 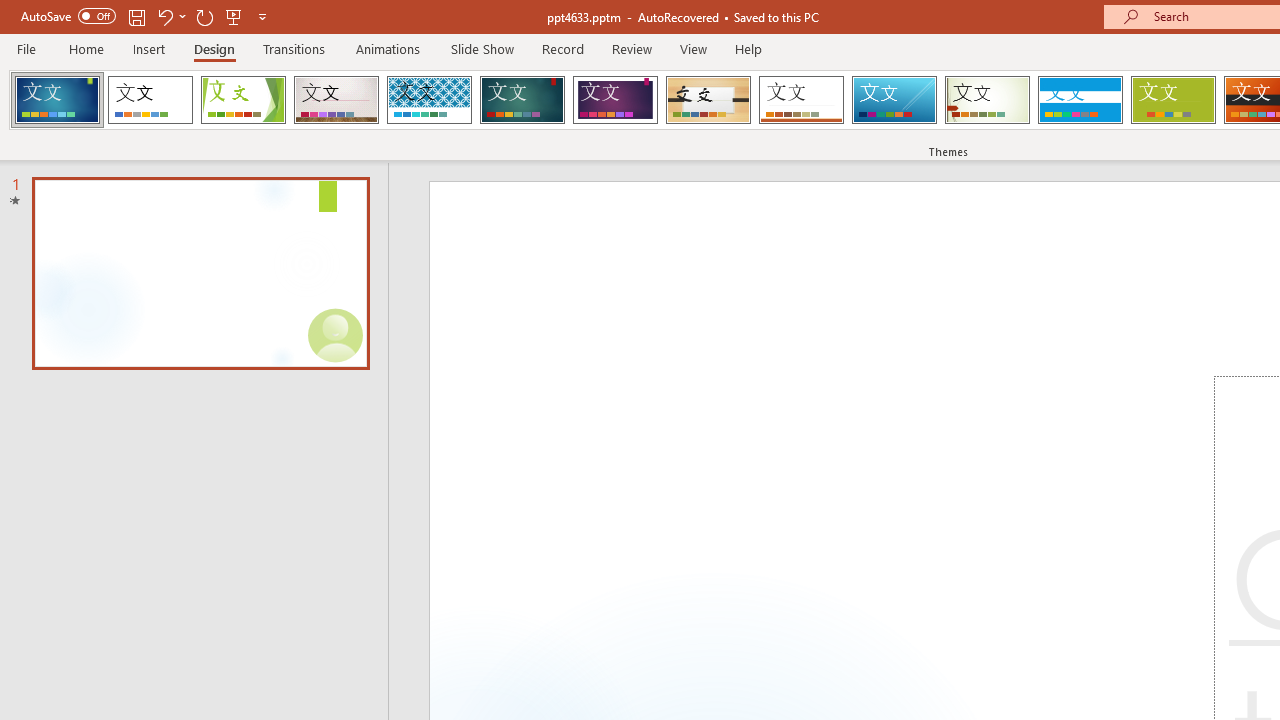 I want to click on 'Customize Quick Access Toolbar', so click(x=262, y=16).